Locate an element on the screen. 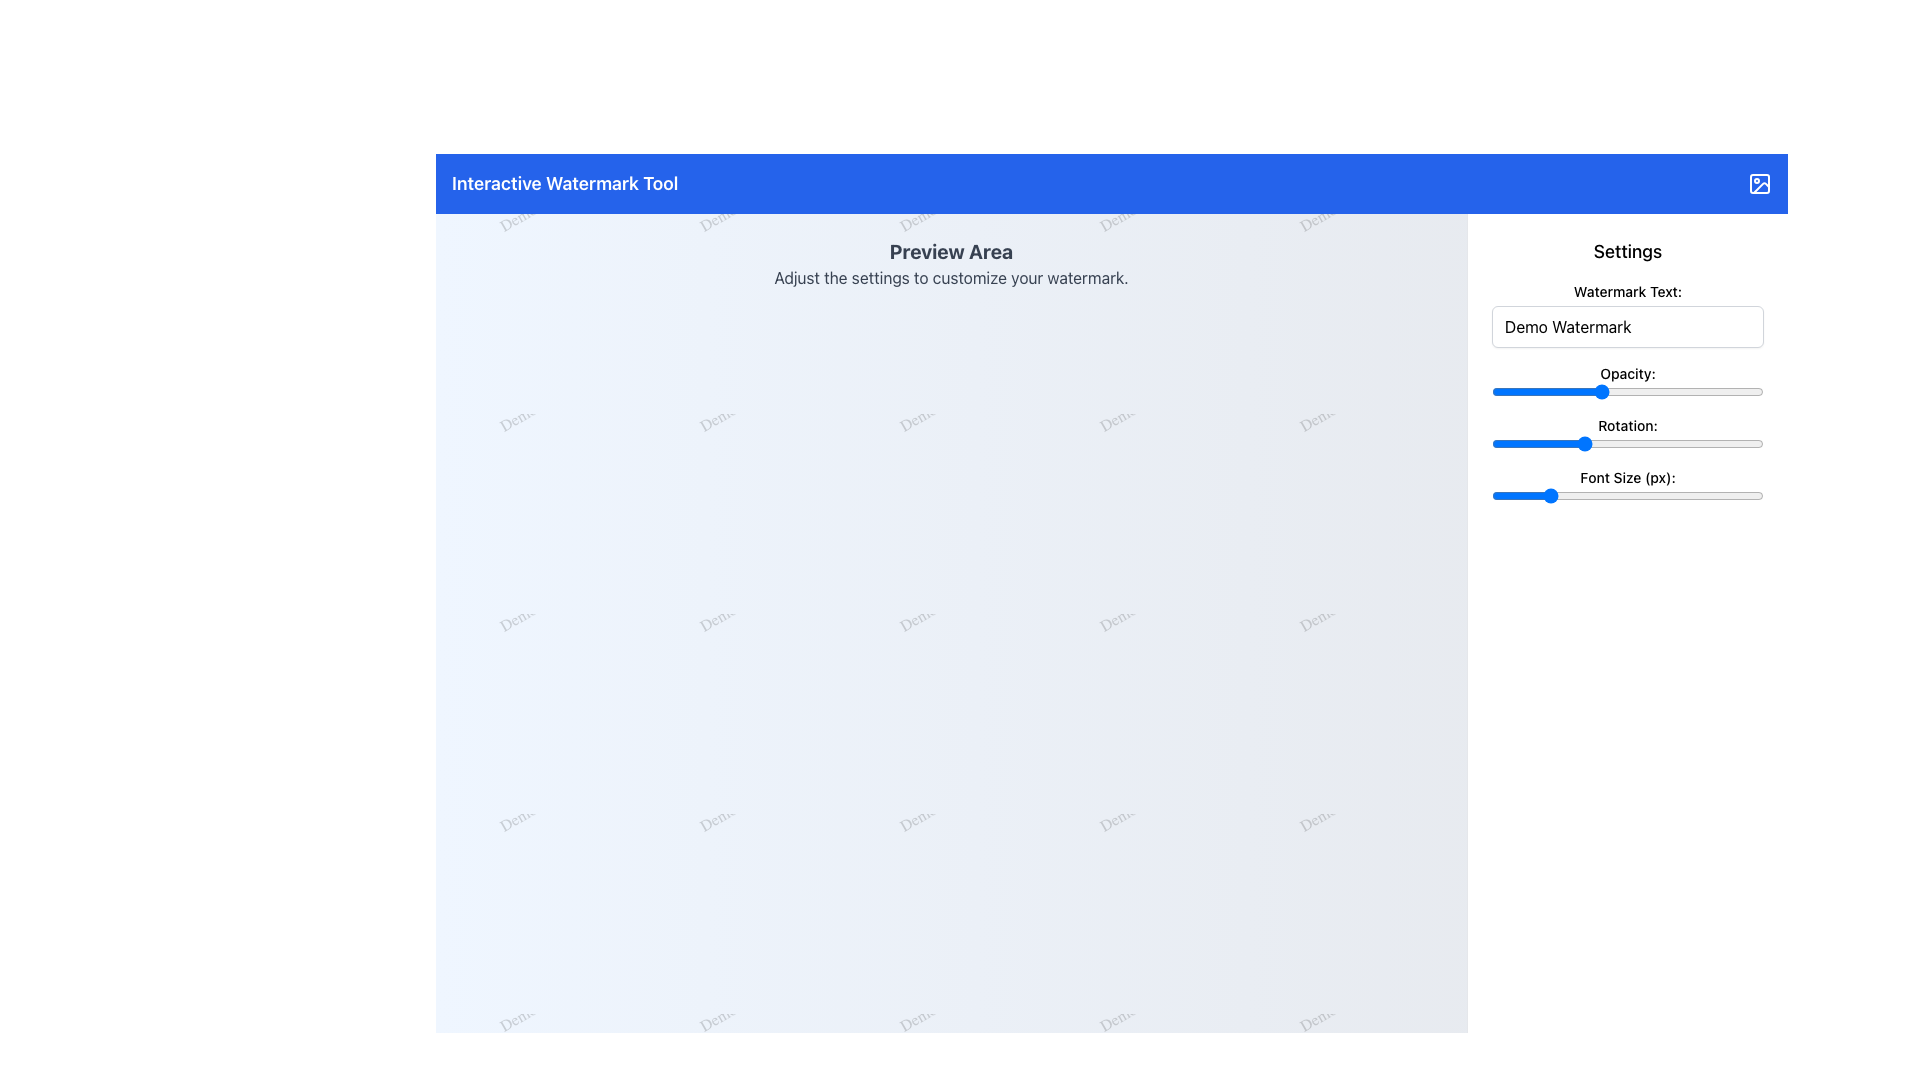  the text label displaying 'Adjust the settings to customize your watermark.' which is located below the bold title 'Preview Area.' is located at coordinates (950, 277).